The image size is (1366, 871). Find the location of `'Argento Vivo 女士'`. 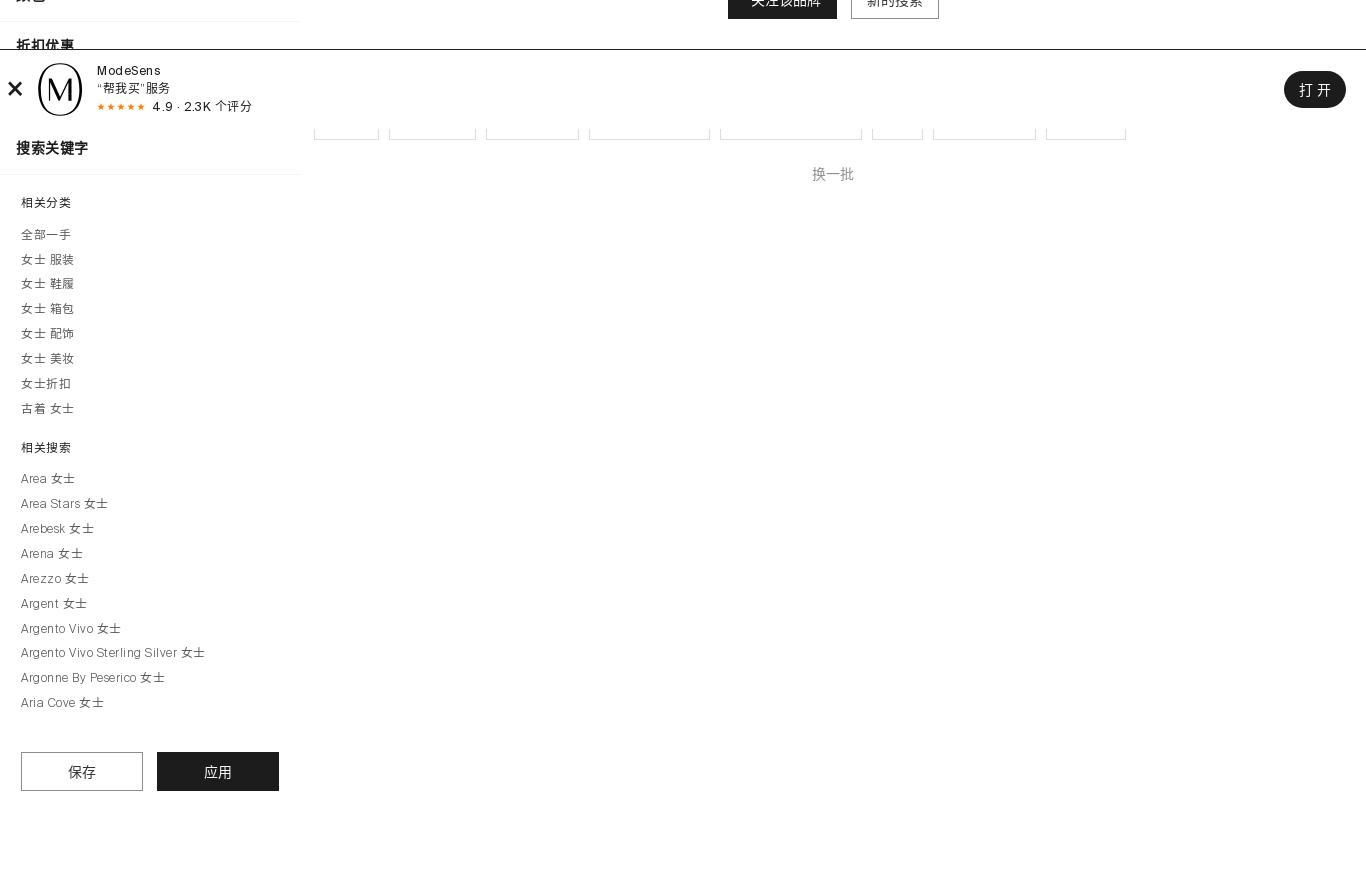

'Argento Vivo 女士' is located at coordinates (71, 628).